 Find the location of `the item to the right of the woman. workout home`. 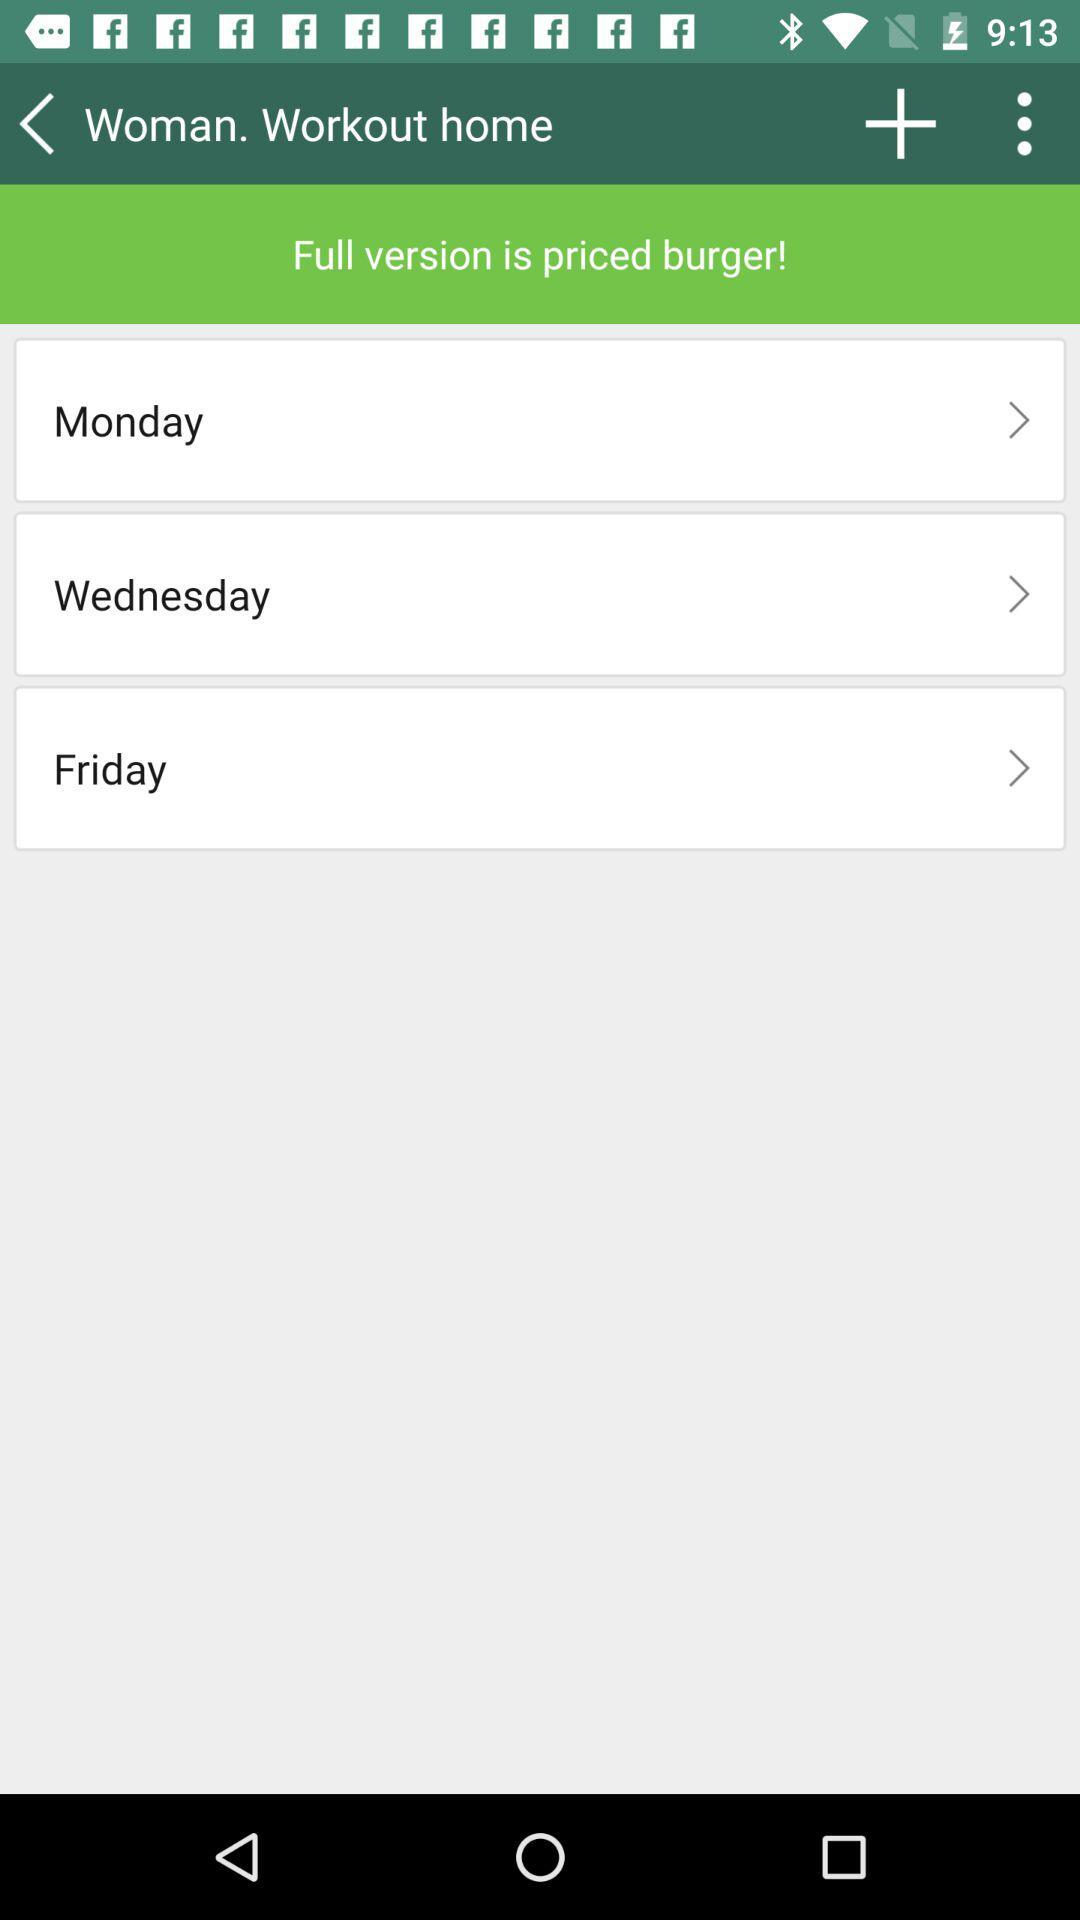

the item to the right of the woman. workout home is located at coordinates (900, 122).